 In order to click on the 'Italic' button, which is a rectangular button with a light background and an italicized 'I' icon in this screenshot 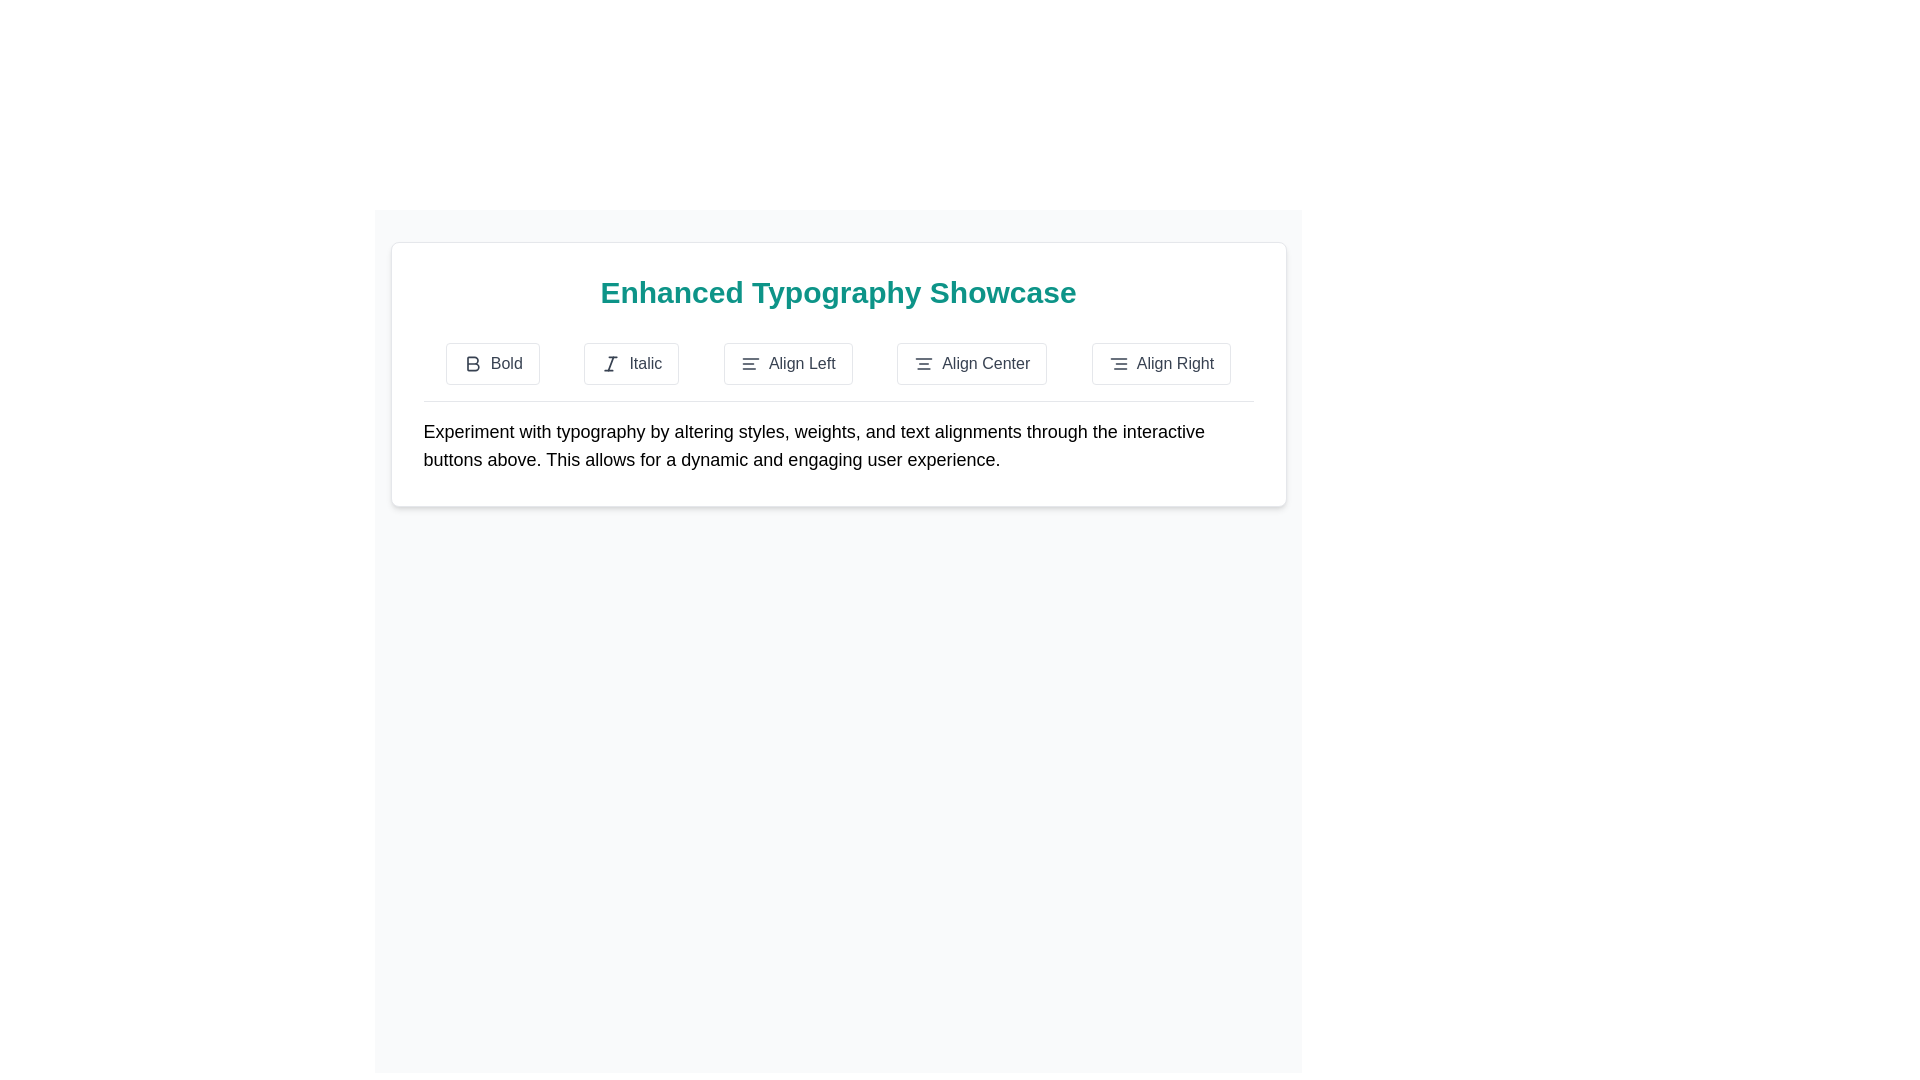, I will do `click(630, 363)`.